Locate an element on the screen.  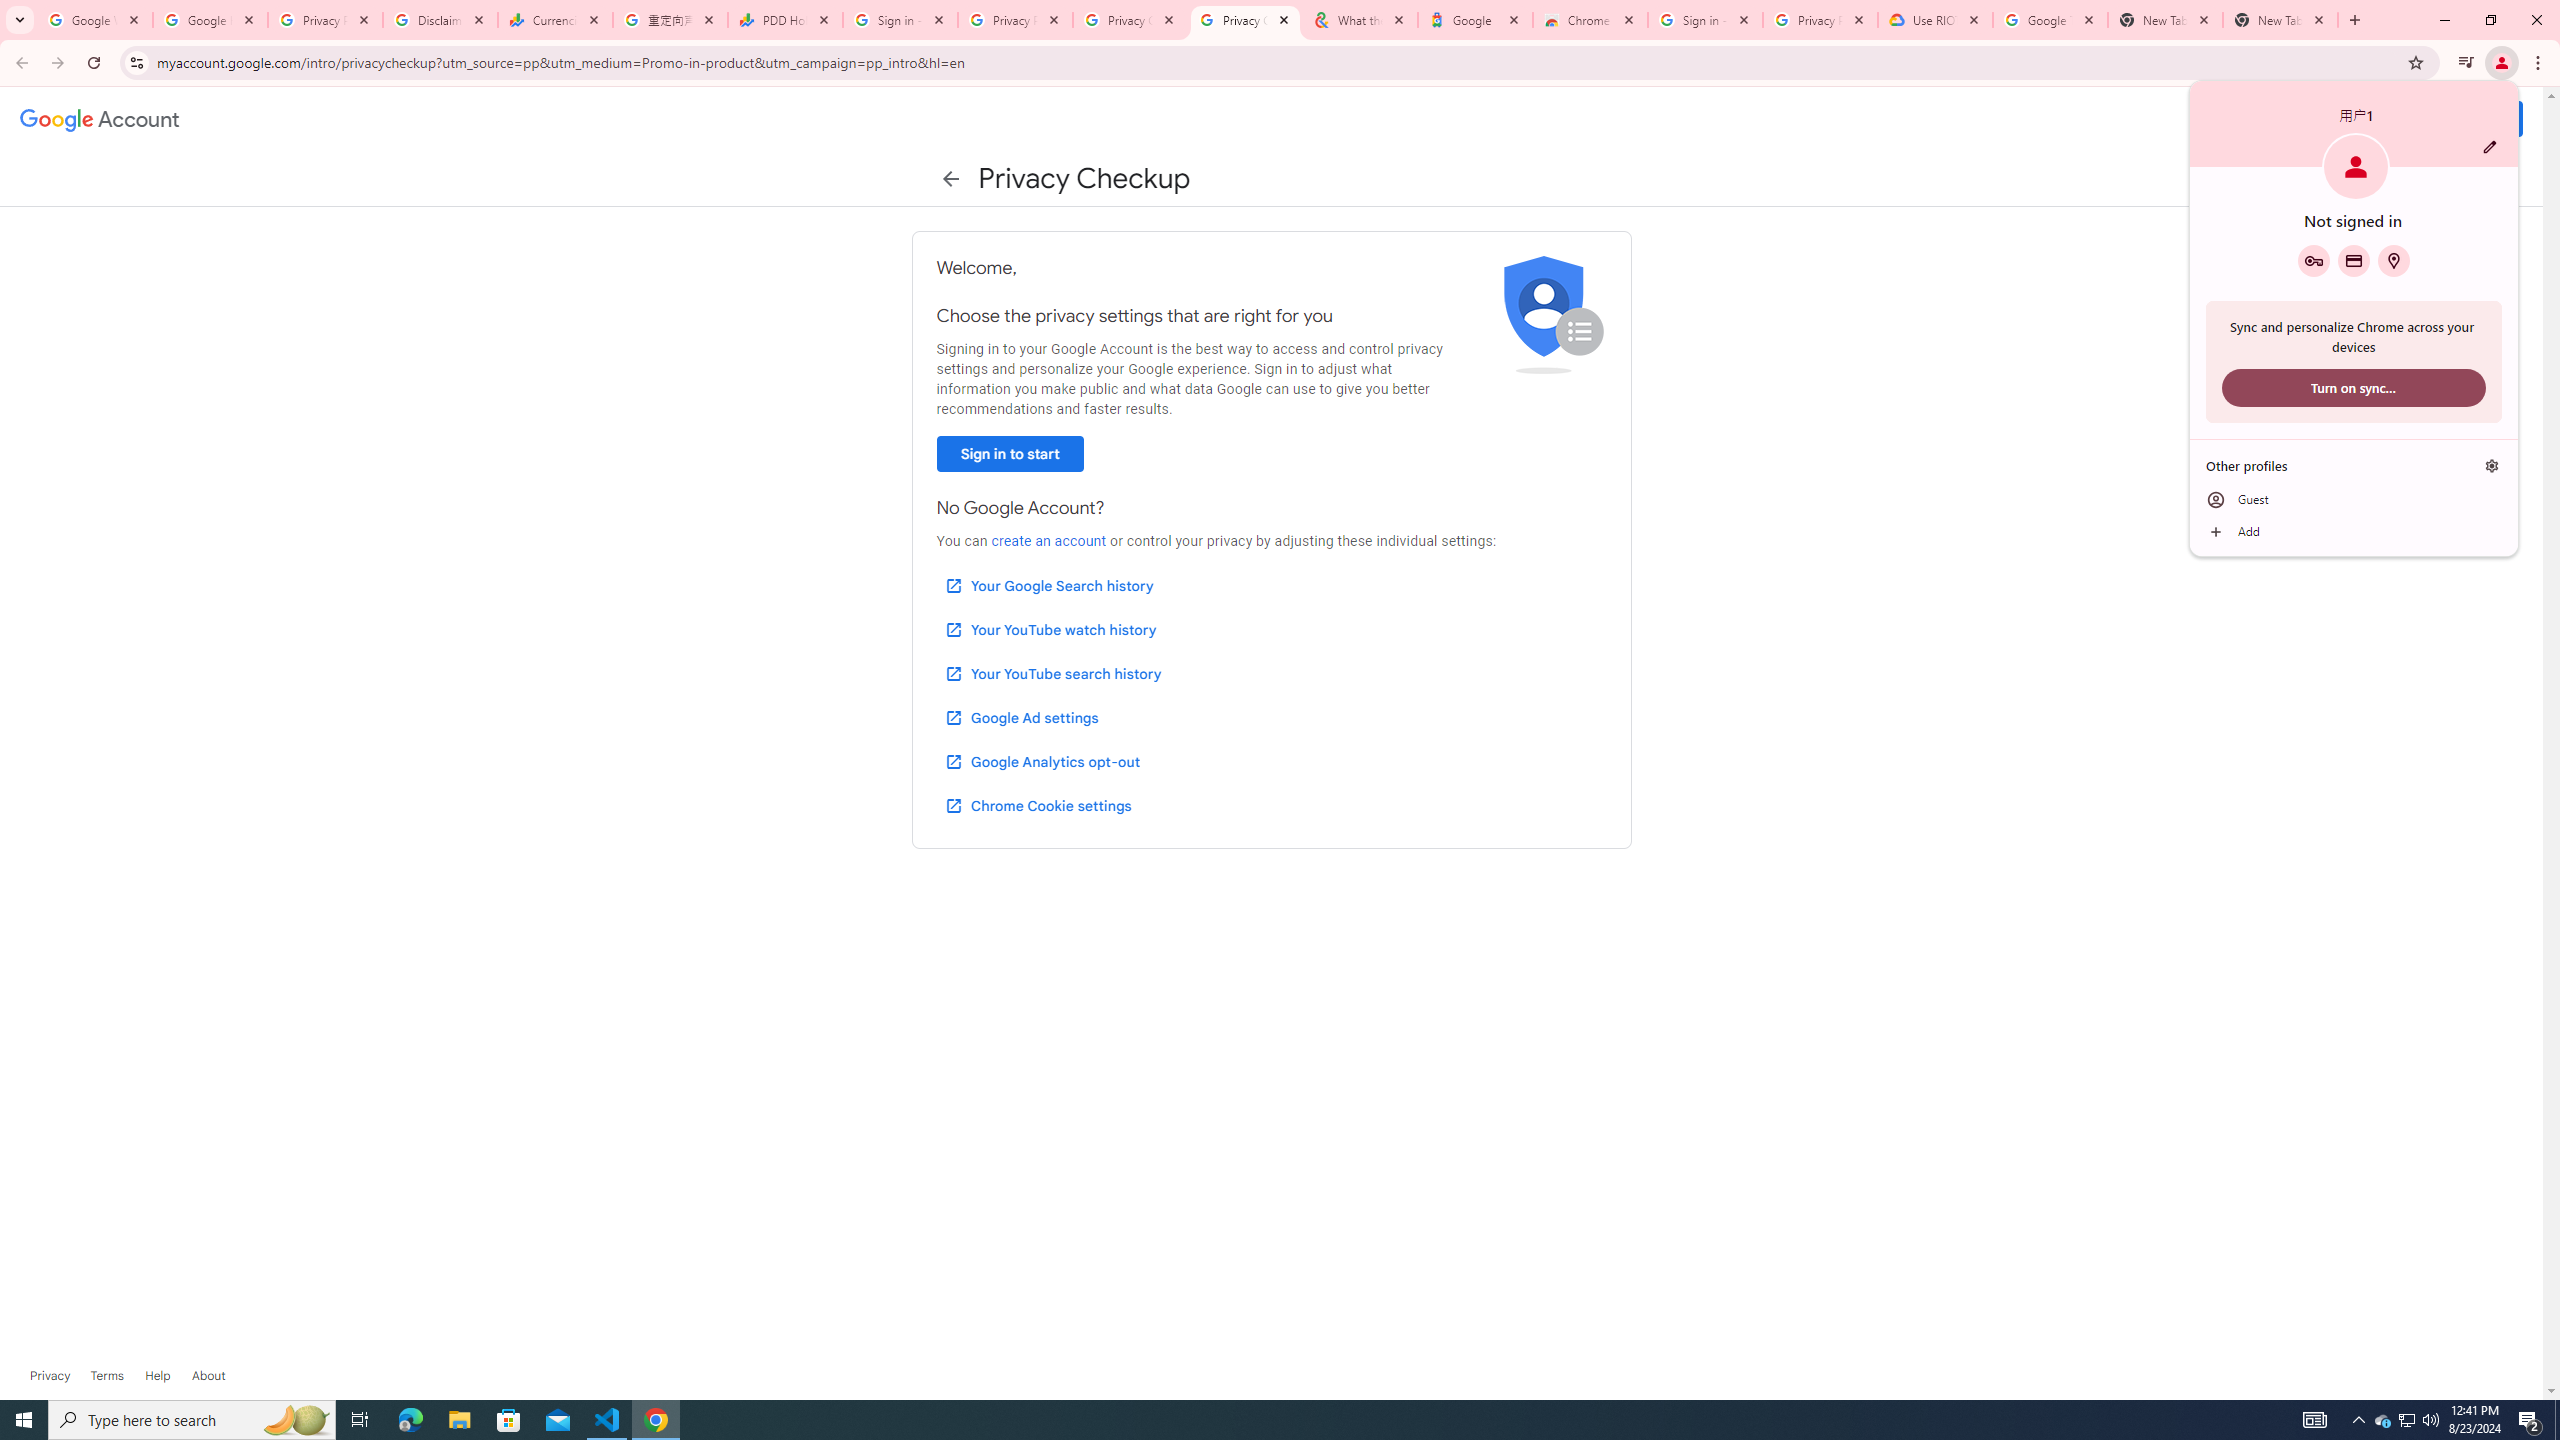
'Privacy Checkup' is located at coordinates (1244, 19).